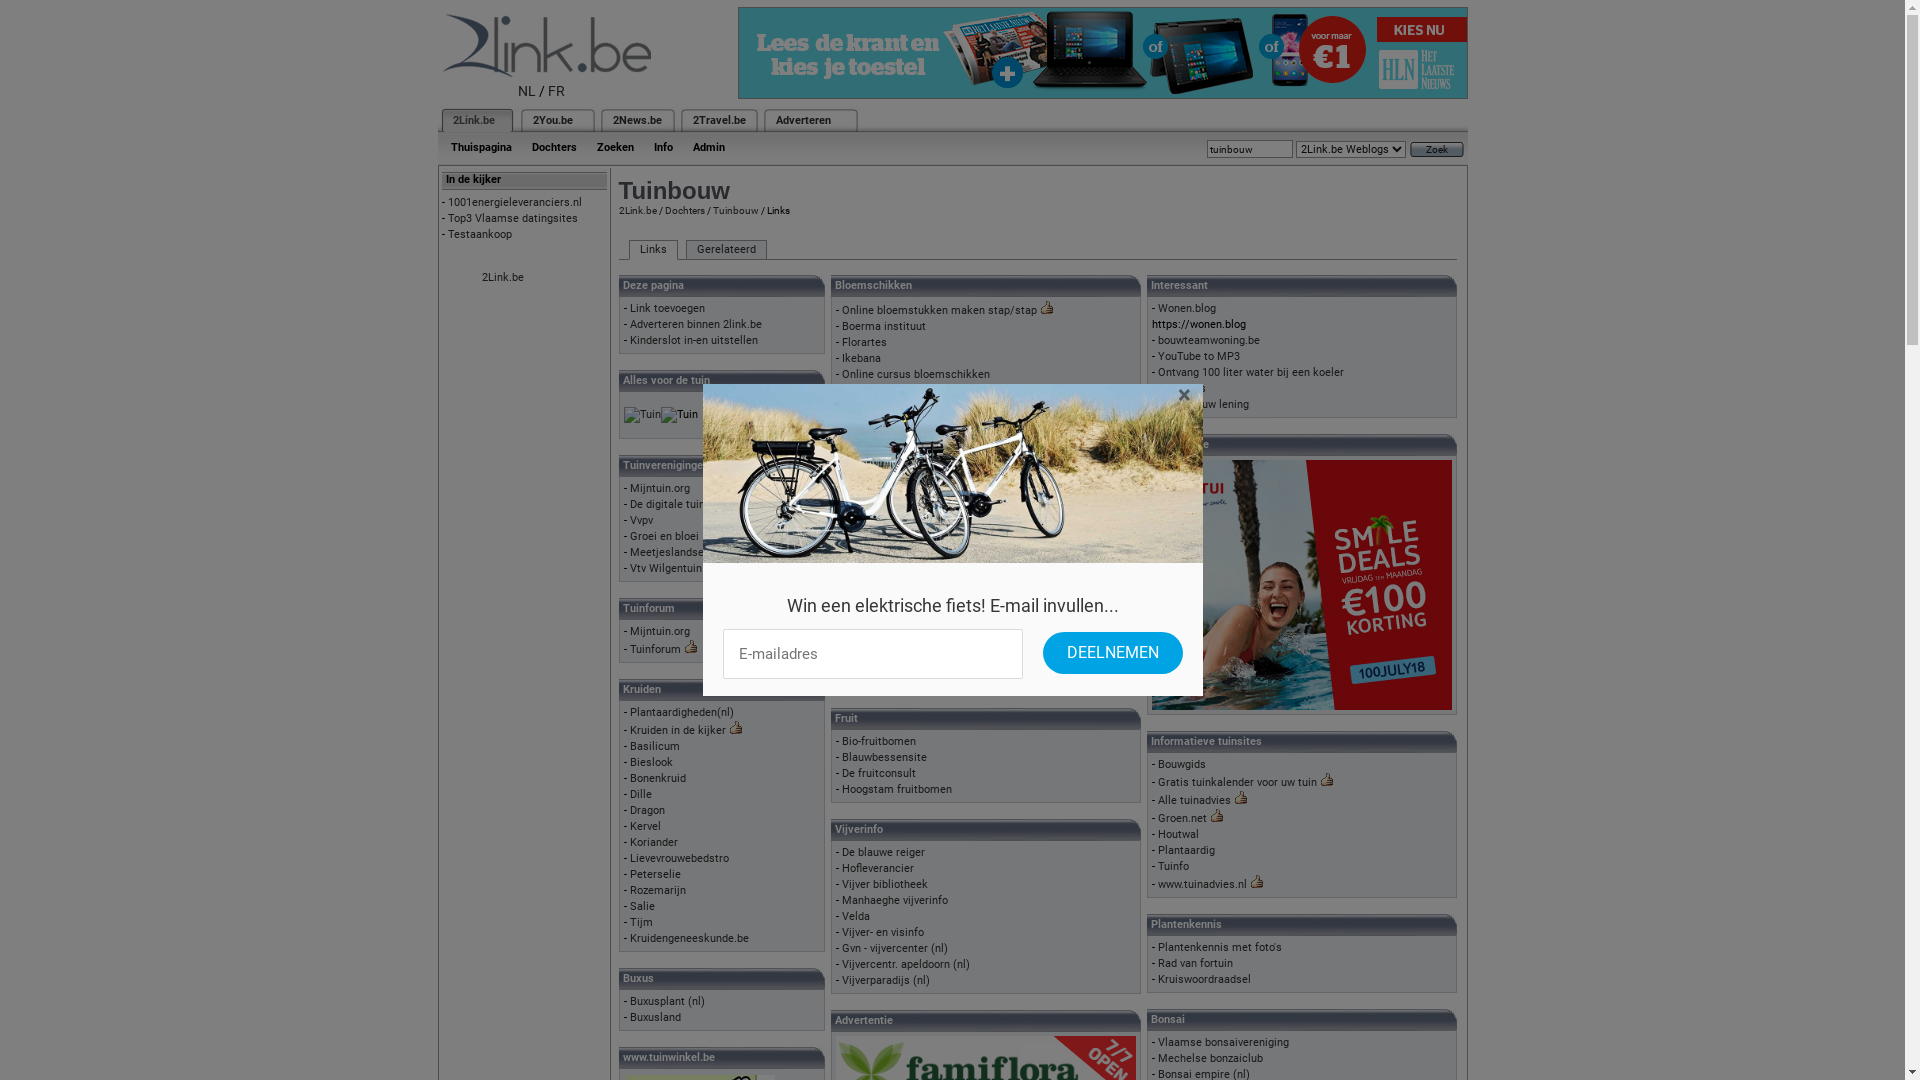  I want to click on 'Rozemarijn', so click(657, 889).